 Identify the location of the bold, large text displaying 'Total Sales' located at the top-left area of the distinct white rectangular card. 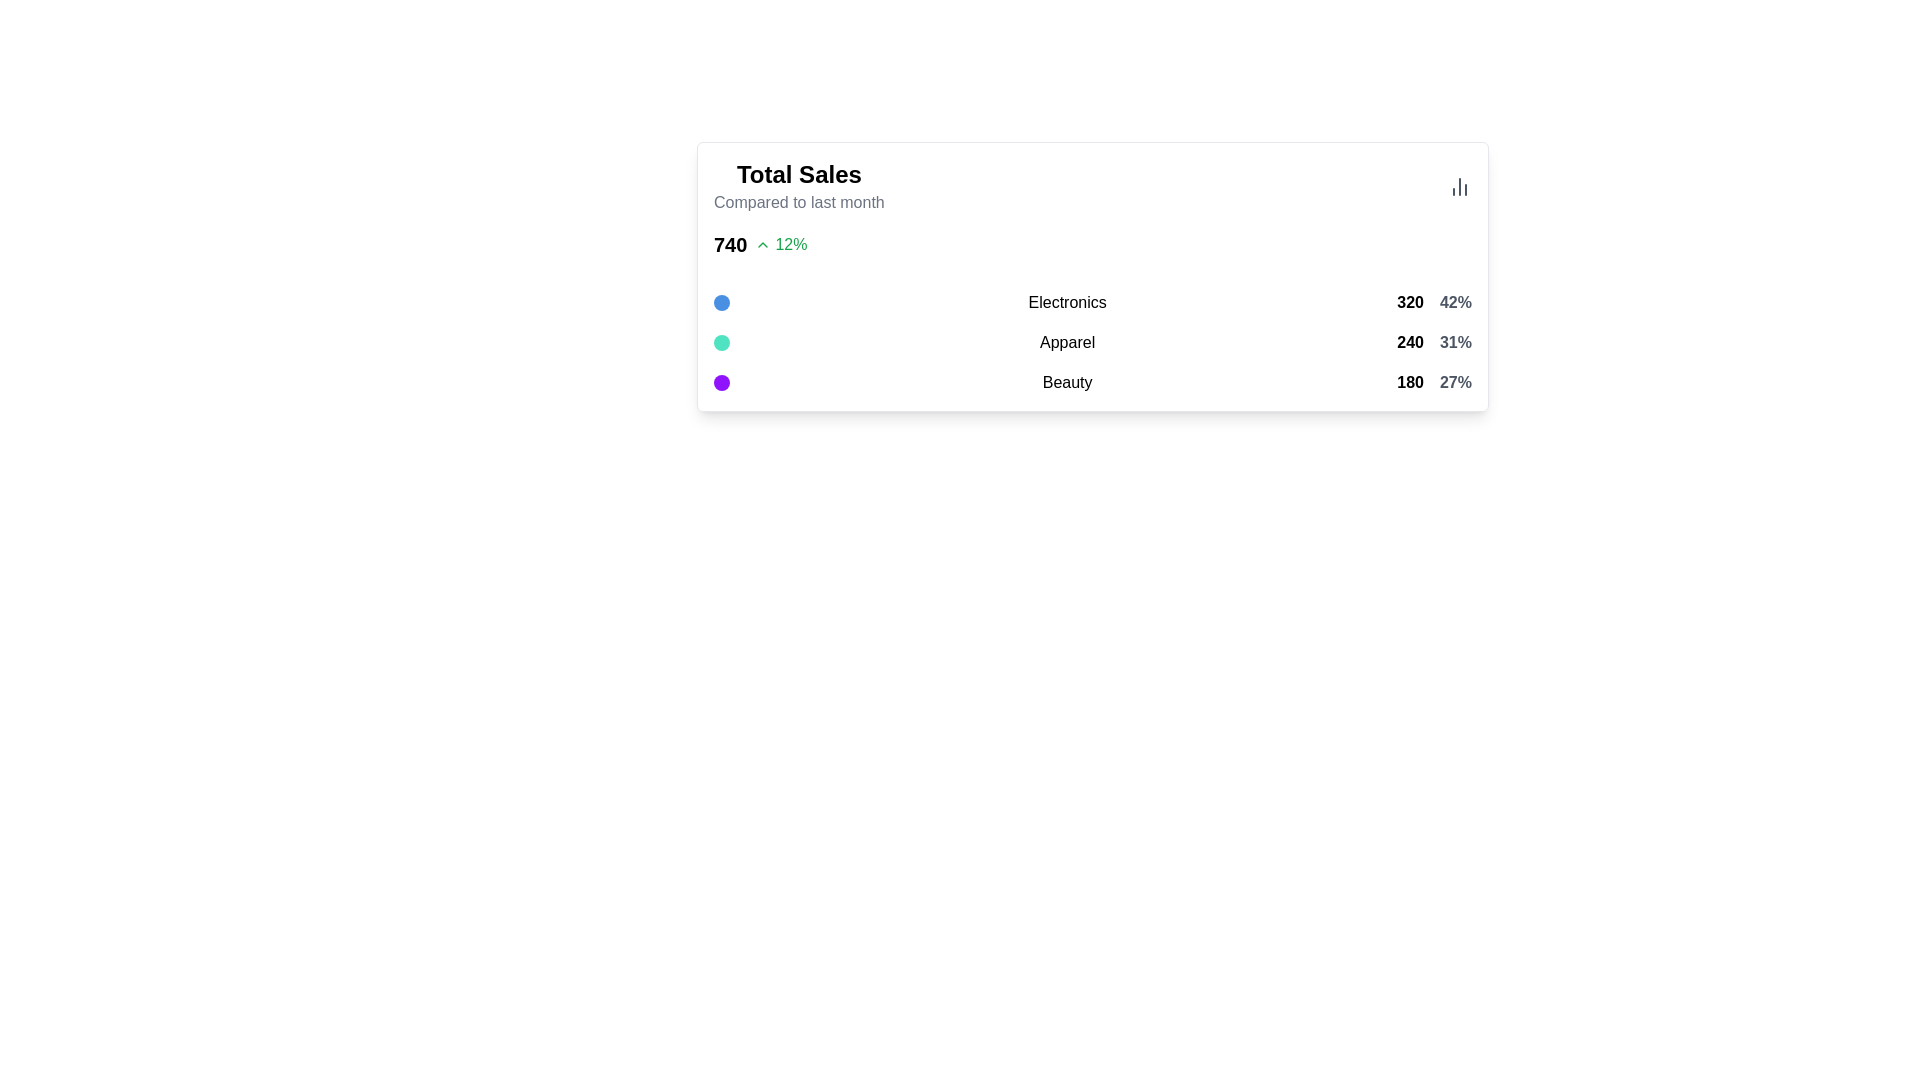
(798, 173).